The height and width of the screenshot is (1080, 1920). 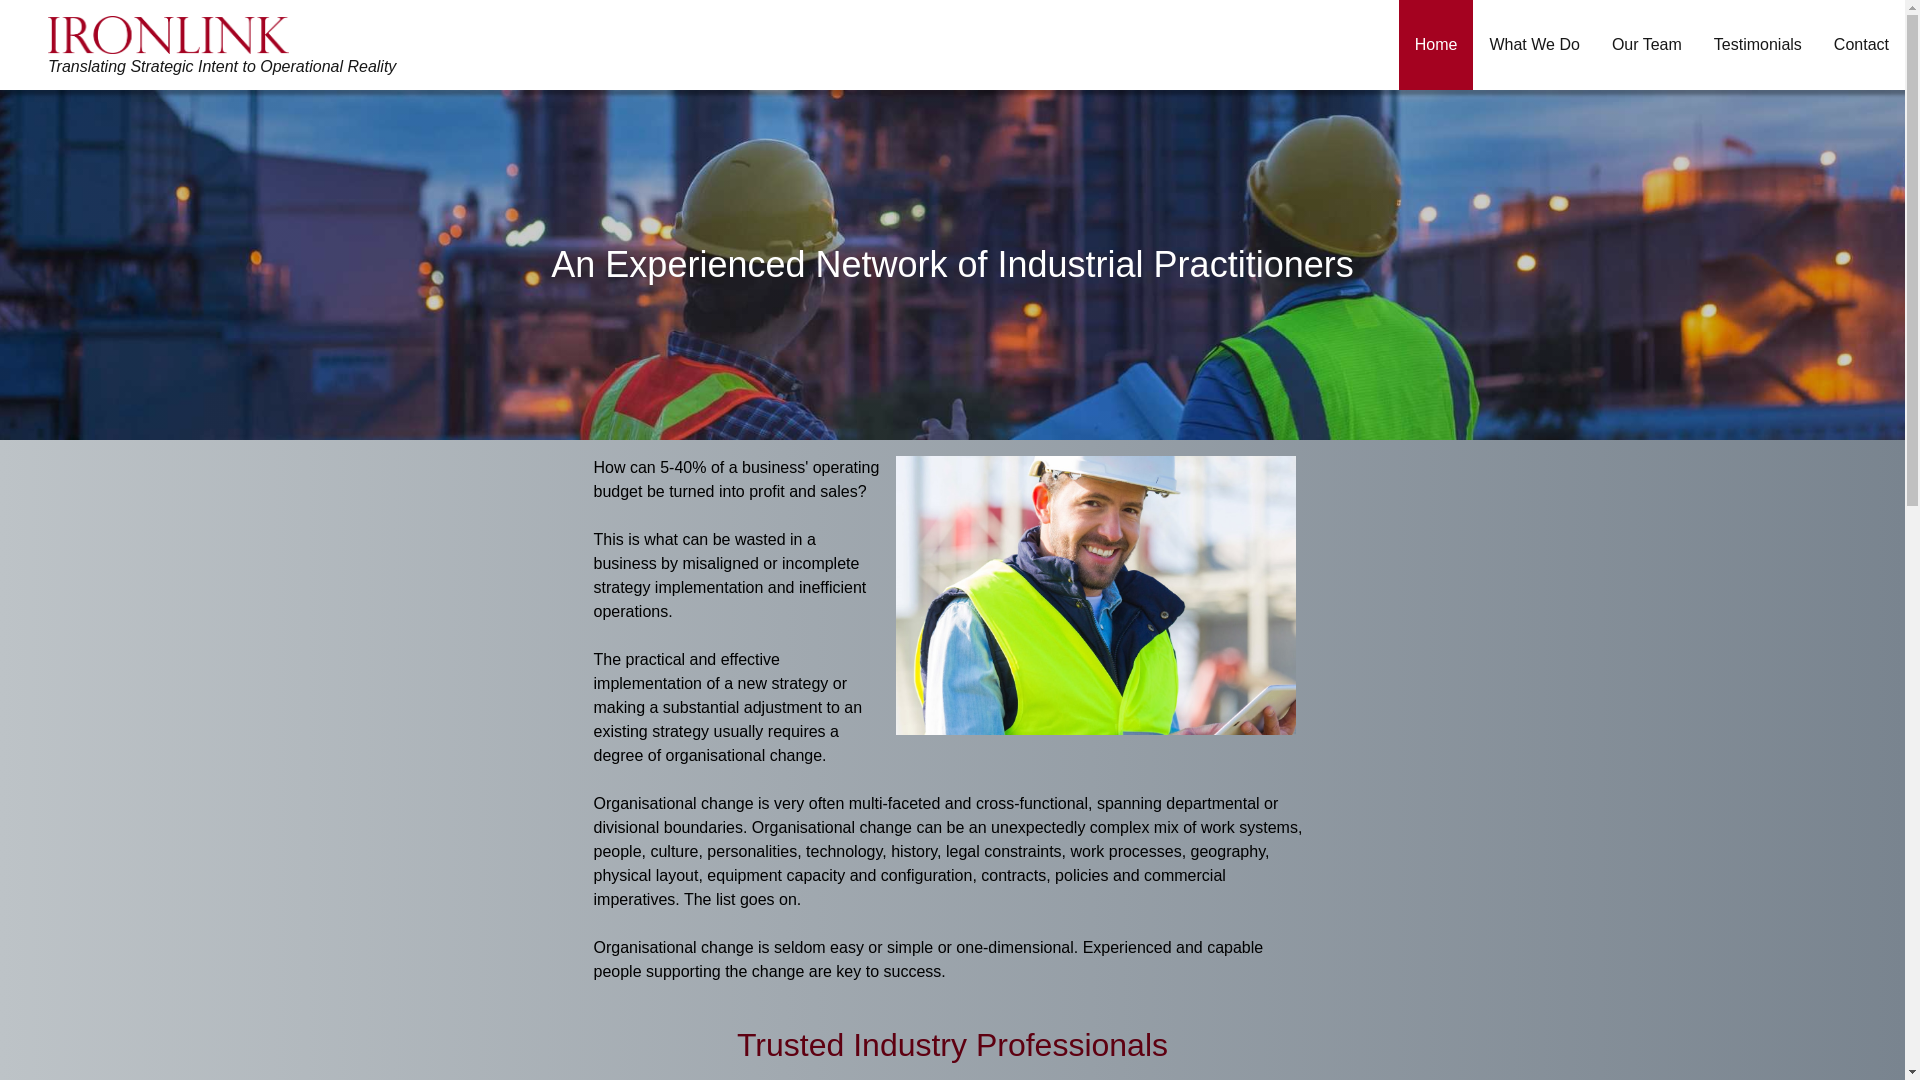 I want to click on 'Home', so click(x=1435, y=45).